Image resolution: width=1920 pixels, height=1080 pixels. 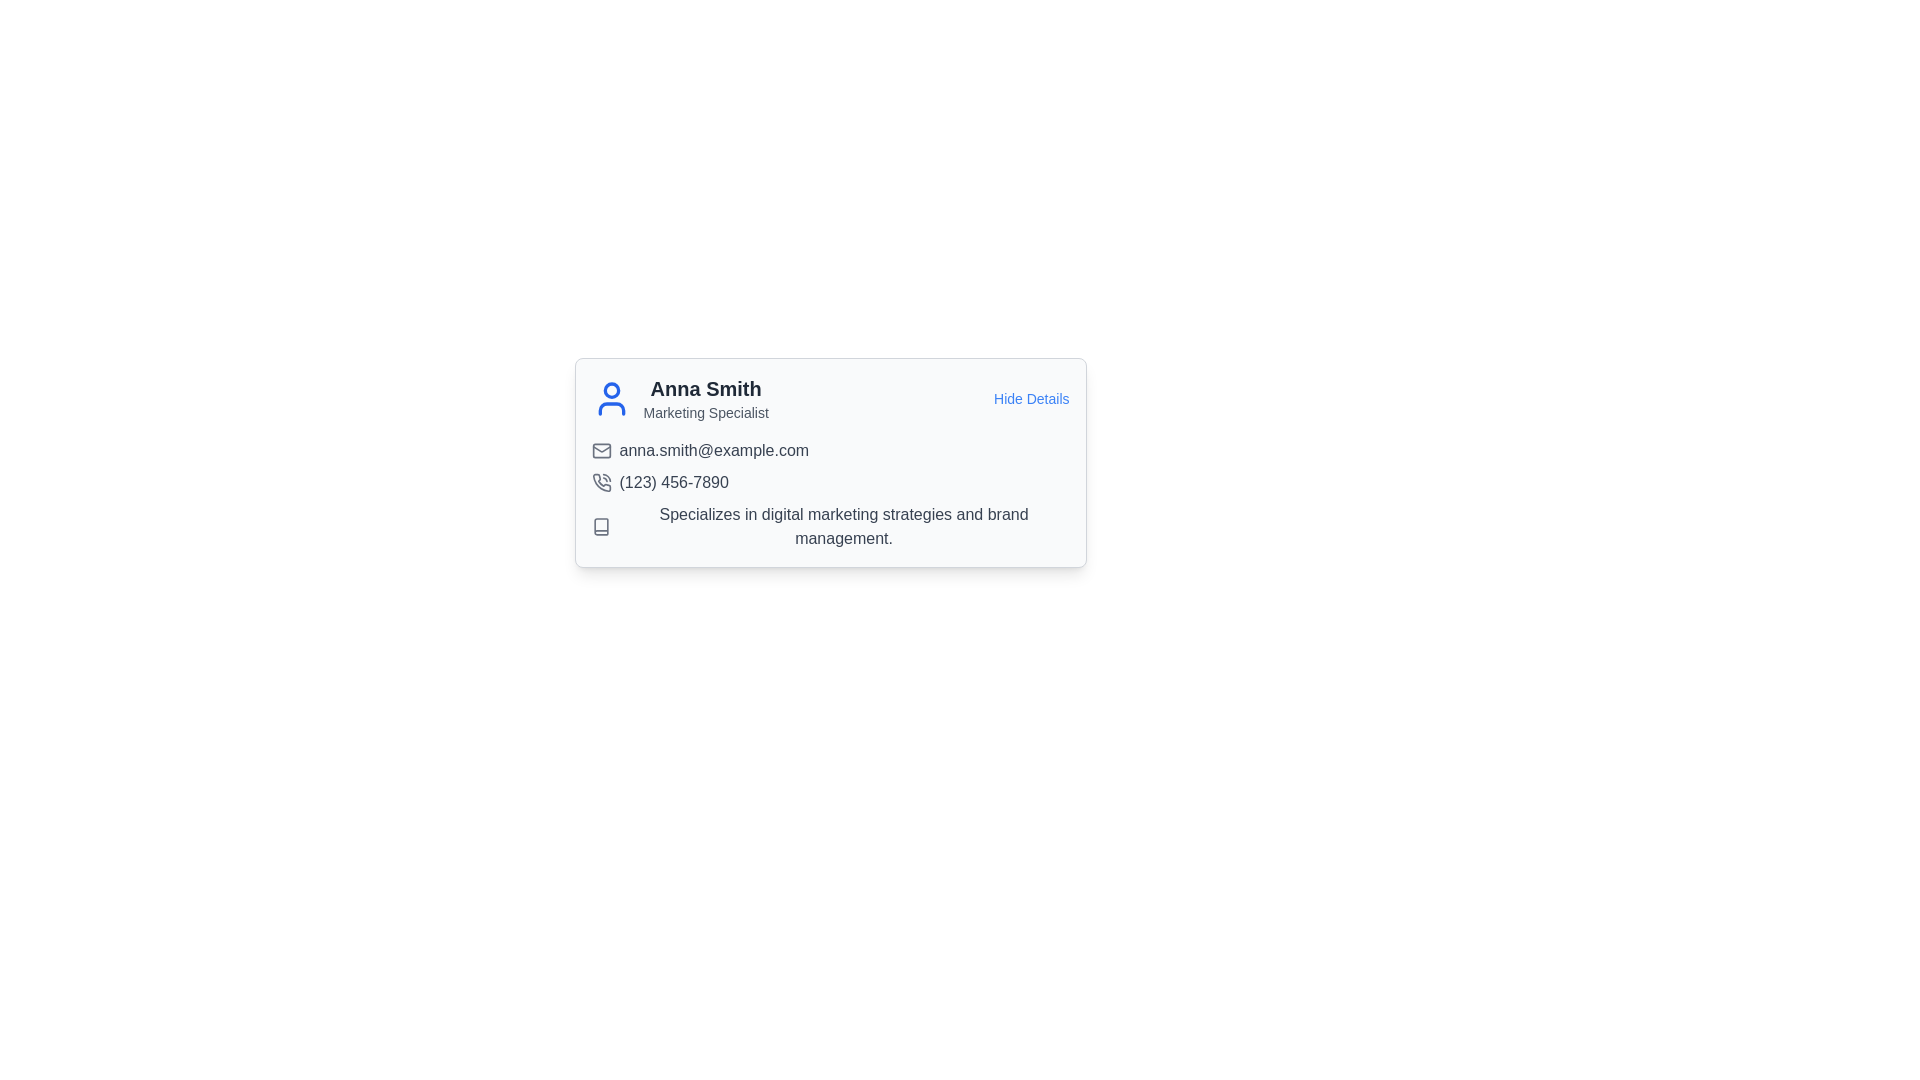 What do you see at coordinates (706, 389) in the screenshot?
I see `the title text element which serves as the main identifying name for the profile, located above the text 'Marketing Specialist'` at bounding box center [706, 389].